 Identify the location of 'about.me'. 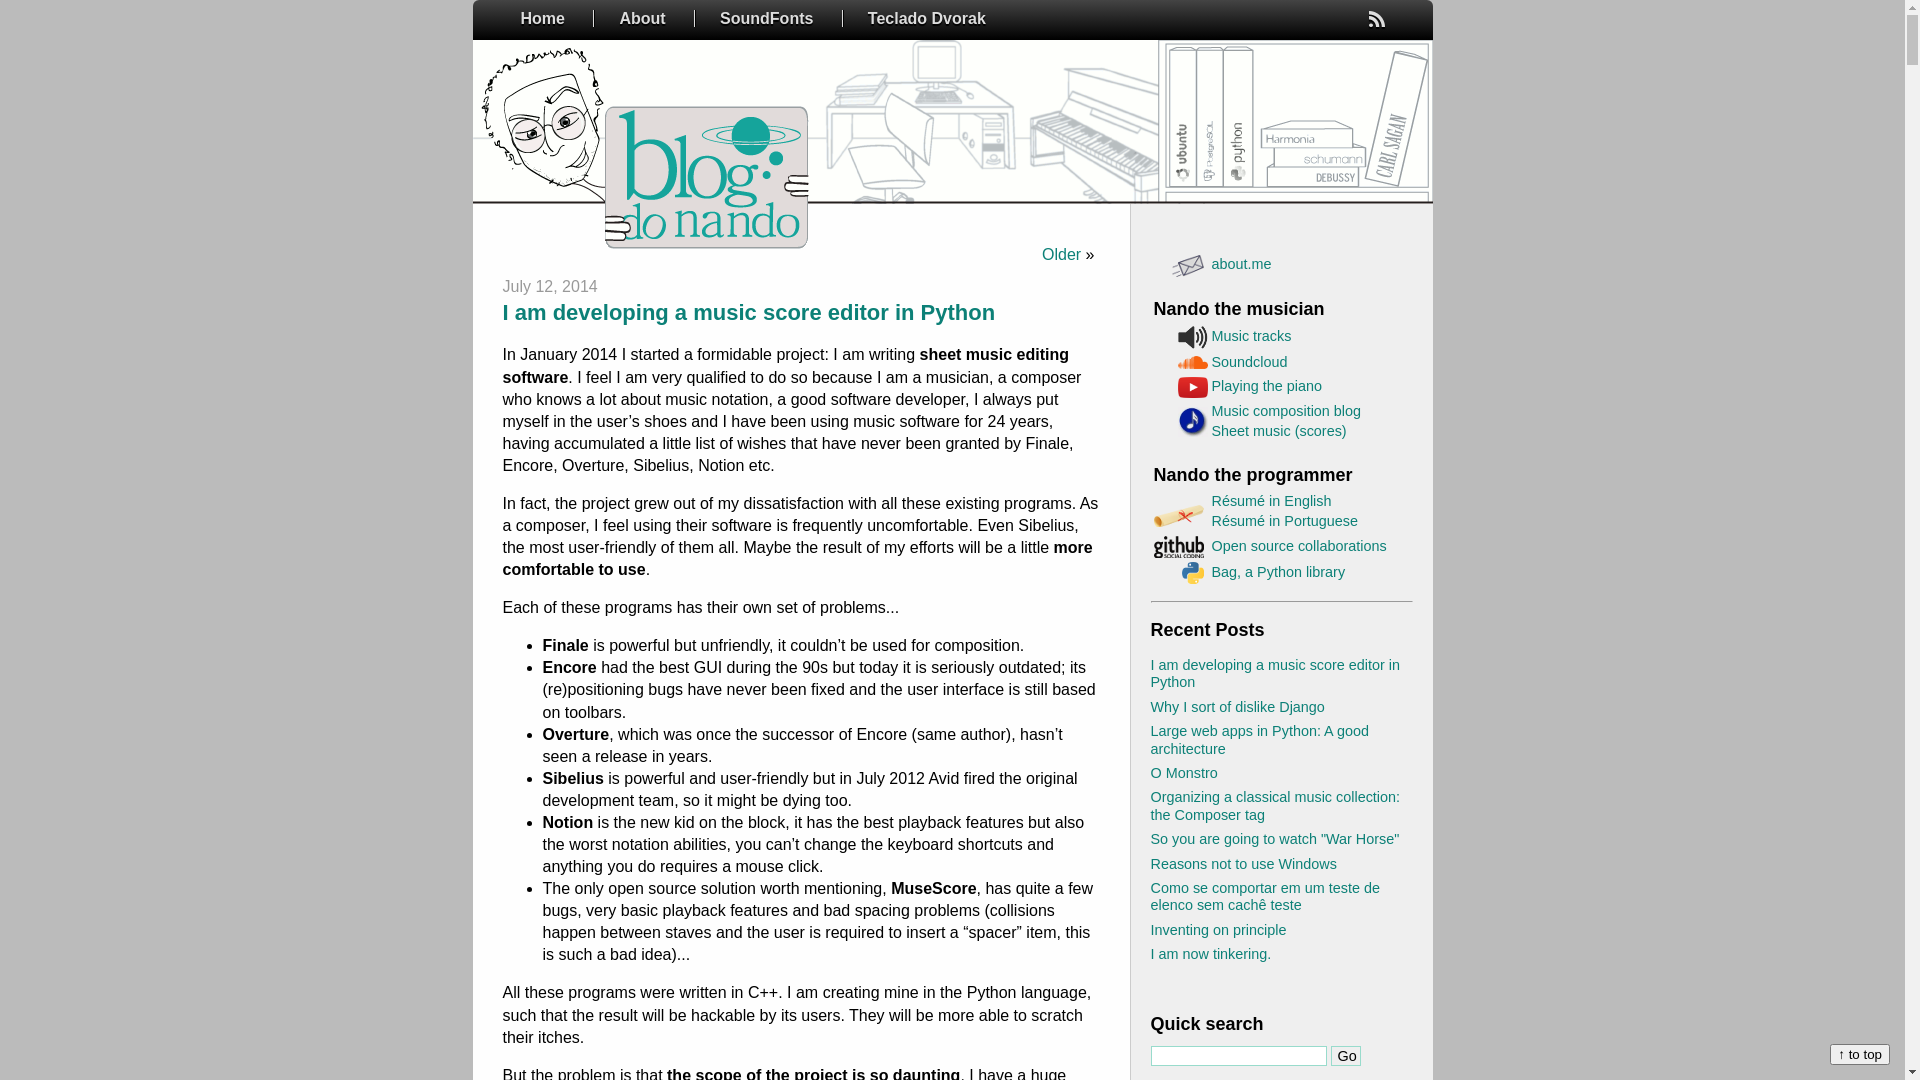
(1241, 262).